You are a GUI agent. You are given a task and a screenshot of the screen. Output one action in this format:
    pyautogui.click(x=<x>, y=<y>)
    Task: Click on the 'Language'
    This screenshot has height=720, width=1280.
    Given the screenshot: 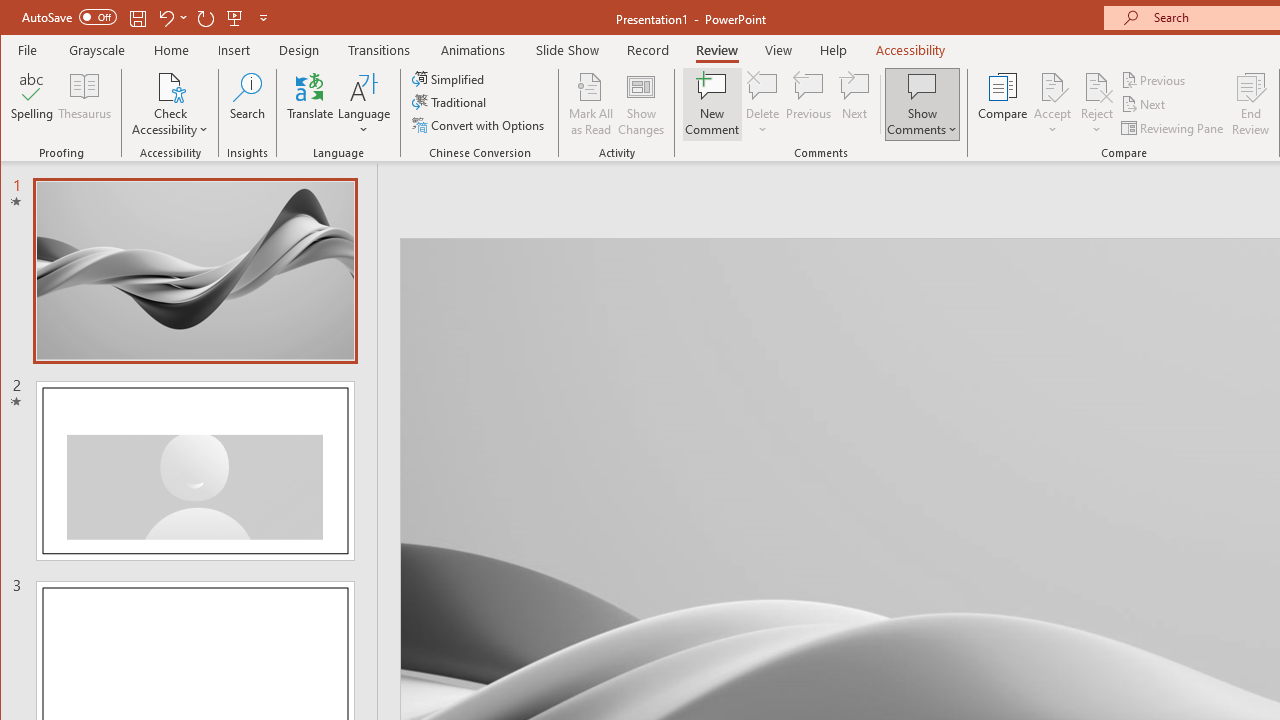 What is the action you would take?
    pyautogui.click(x=364, y=104)
    